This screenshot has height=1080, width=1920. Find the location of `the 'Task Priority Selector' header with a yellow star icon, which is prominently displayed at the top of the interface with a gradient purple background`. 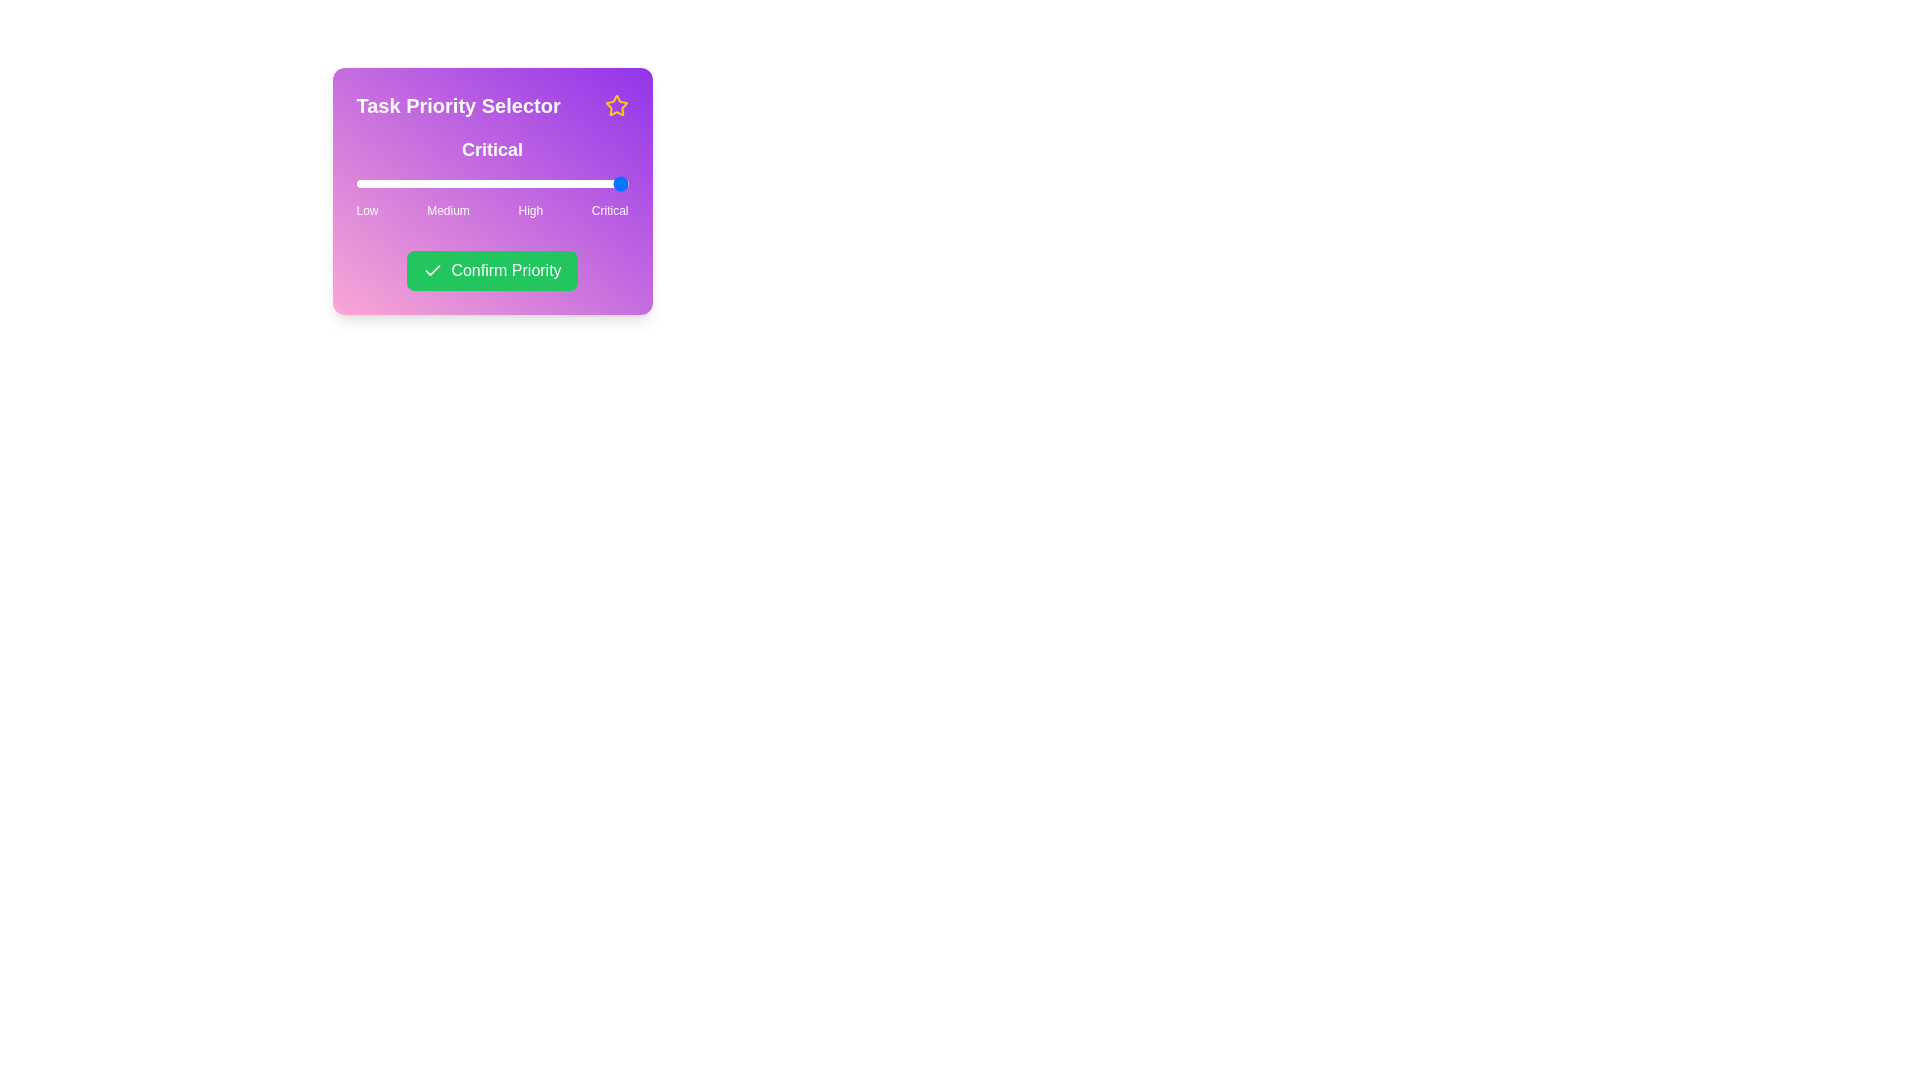

the 'Task Priority Selector' header with a yellow star icon, which is prominently displayed at the top of the interface with a gradient purple background is located at coordinates (492, 105).